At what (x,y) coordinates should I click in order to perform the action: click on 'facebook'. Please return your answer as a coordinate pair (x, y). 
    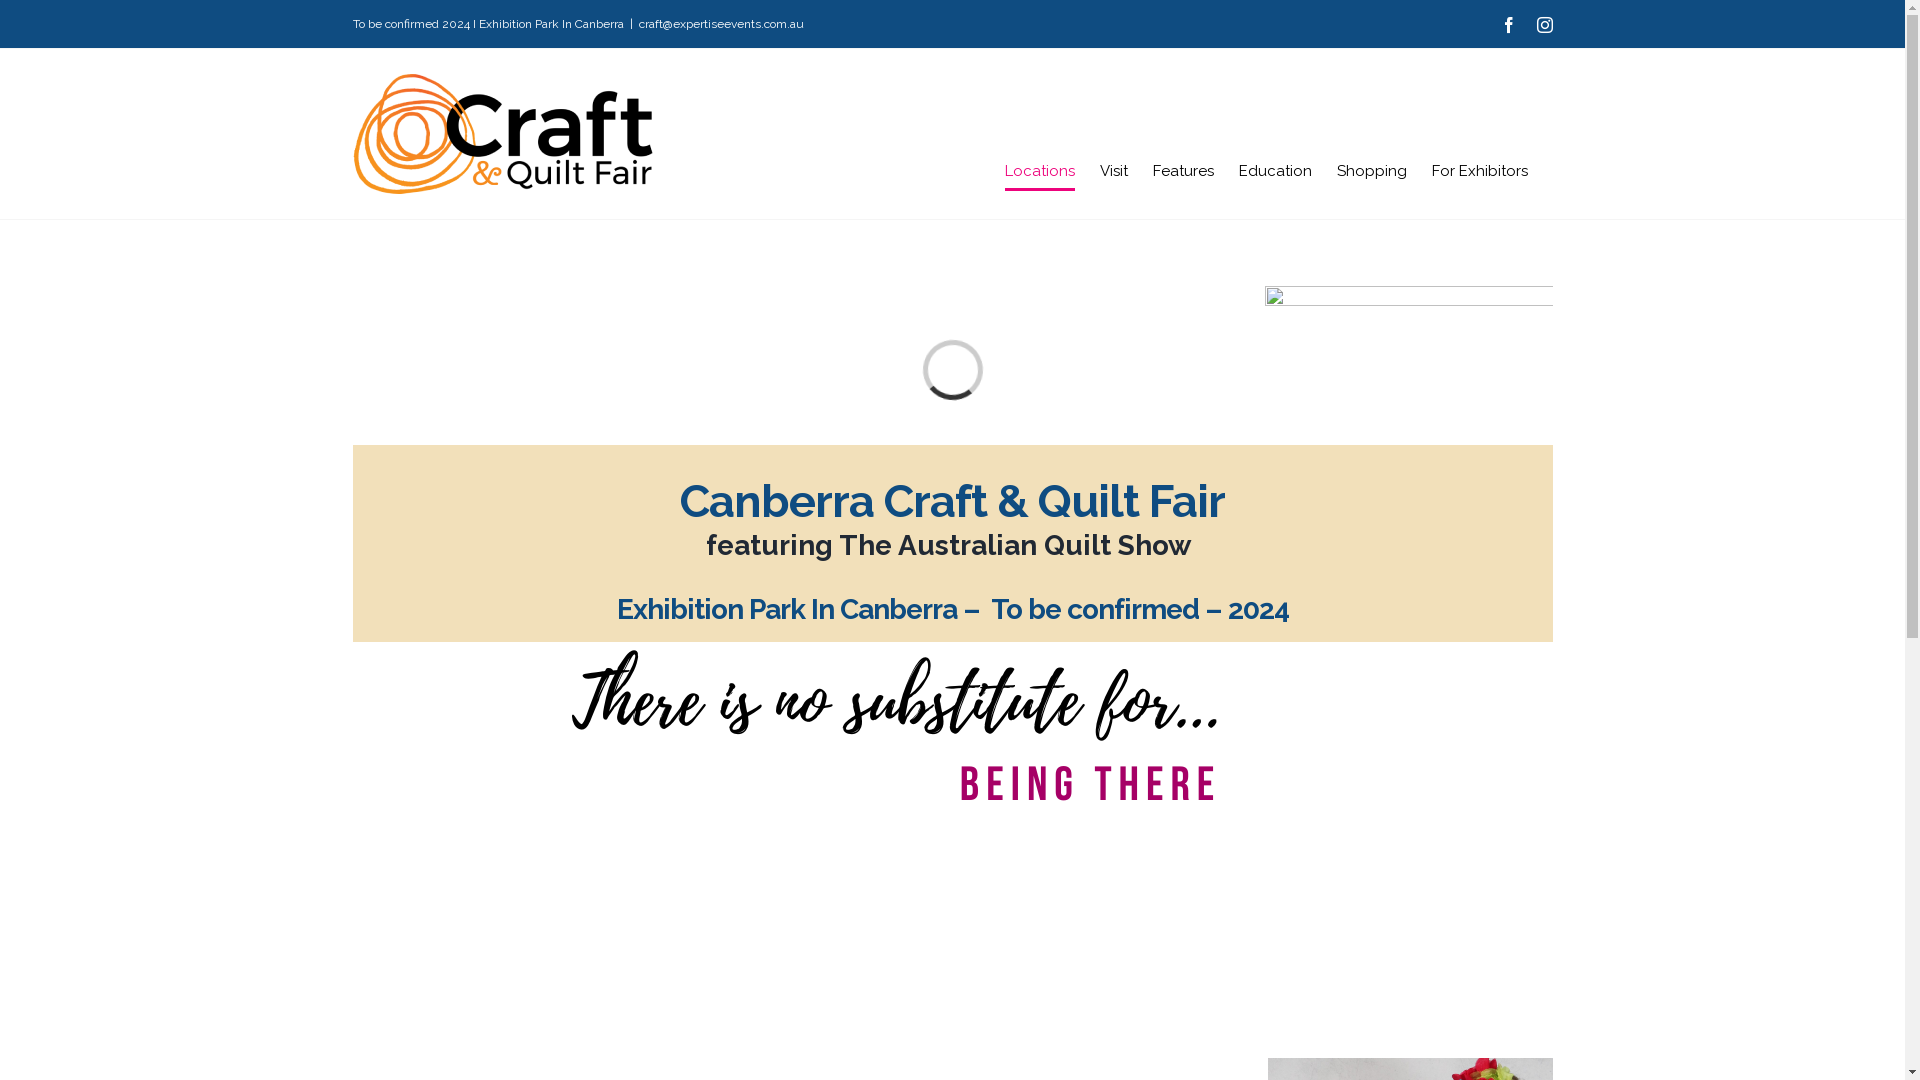
    Looking at the image, I should click on (1499, 24).